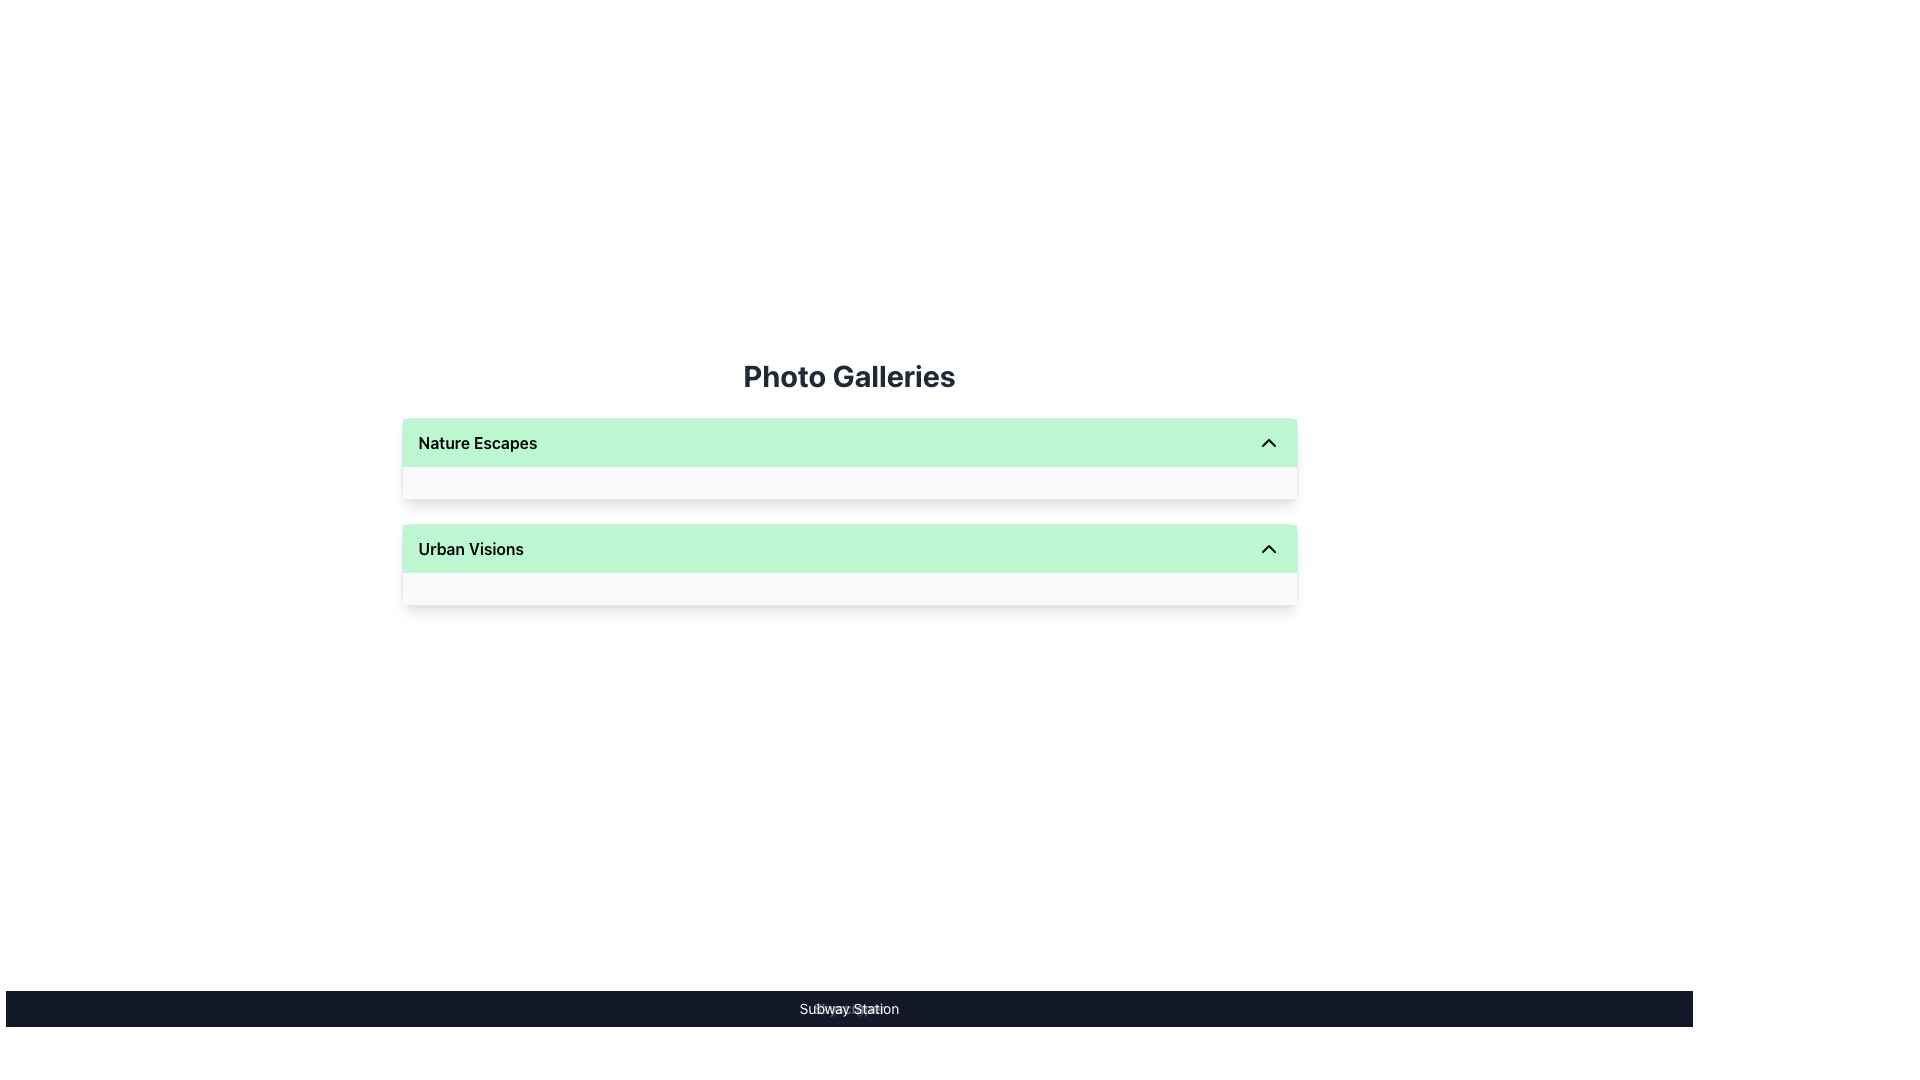 This screenshot has height=1080, width=1920. What do you see at coordinates (1267, 442) in the screenshot?
I see `the toggle button located at the rightmost edge of the 'Nature Escapes' section` at bounding box center [1267, 442].